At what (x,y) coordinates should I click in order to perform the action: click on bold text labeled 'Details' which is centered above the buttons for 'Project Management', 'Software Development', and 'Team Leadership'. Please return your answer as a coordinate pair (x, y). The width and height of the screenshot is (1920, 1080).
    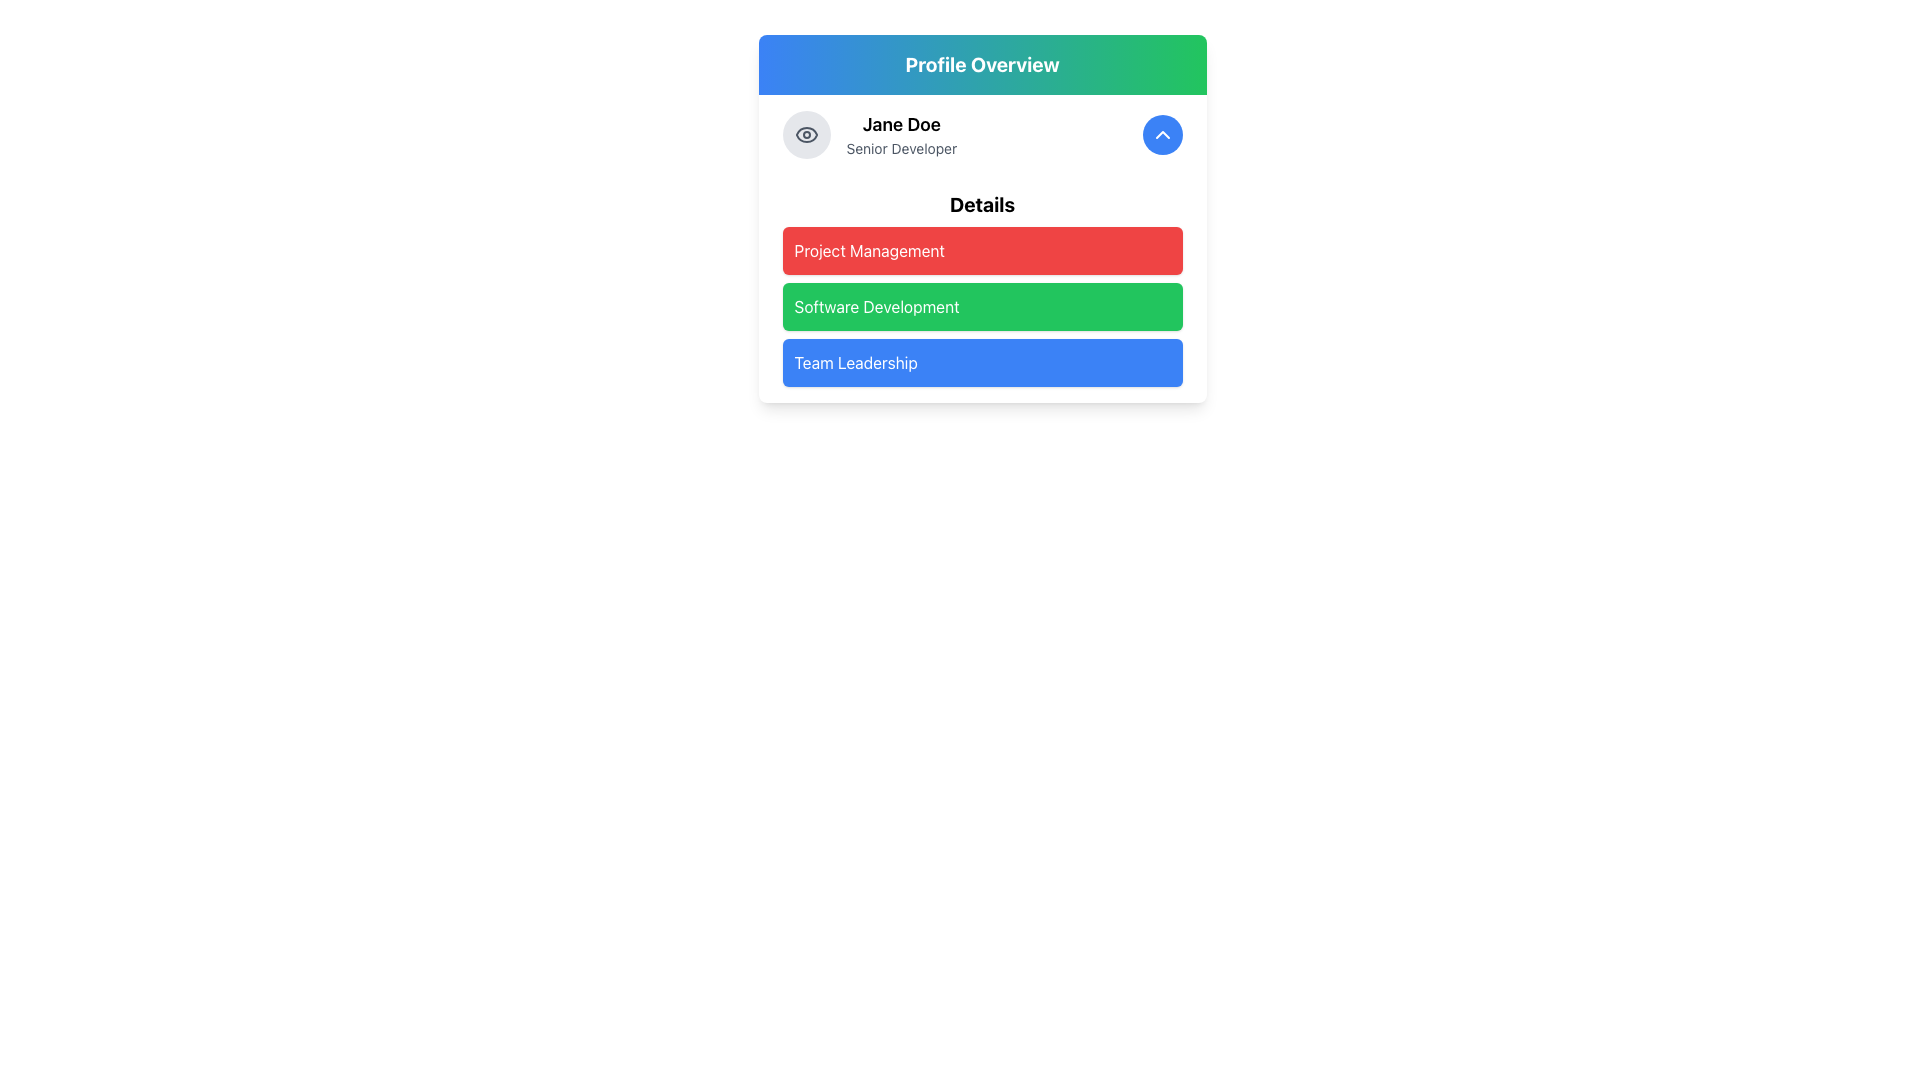
    Looking at the image, I should click on (982, 204).